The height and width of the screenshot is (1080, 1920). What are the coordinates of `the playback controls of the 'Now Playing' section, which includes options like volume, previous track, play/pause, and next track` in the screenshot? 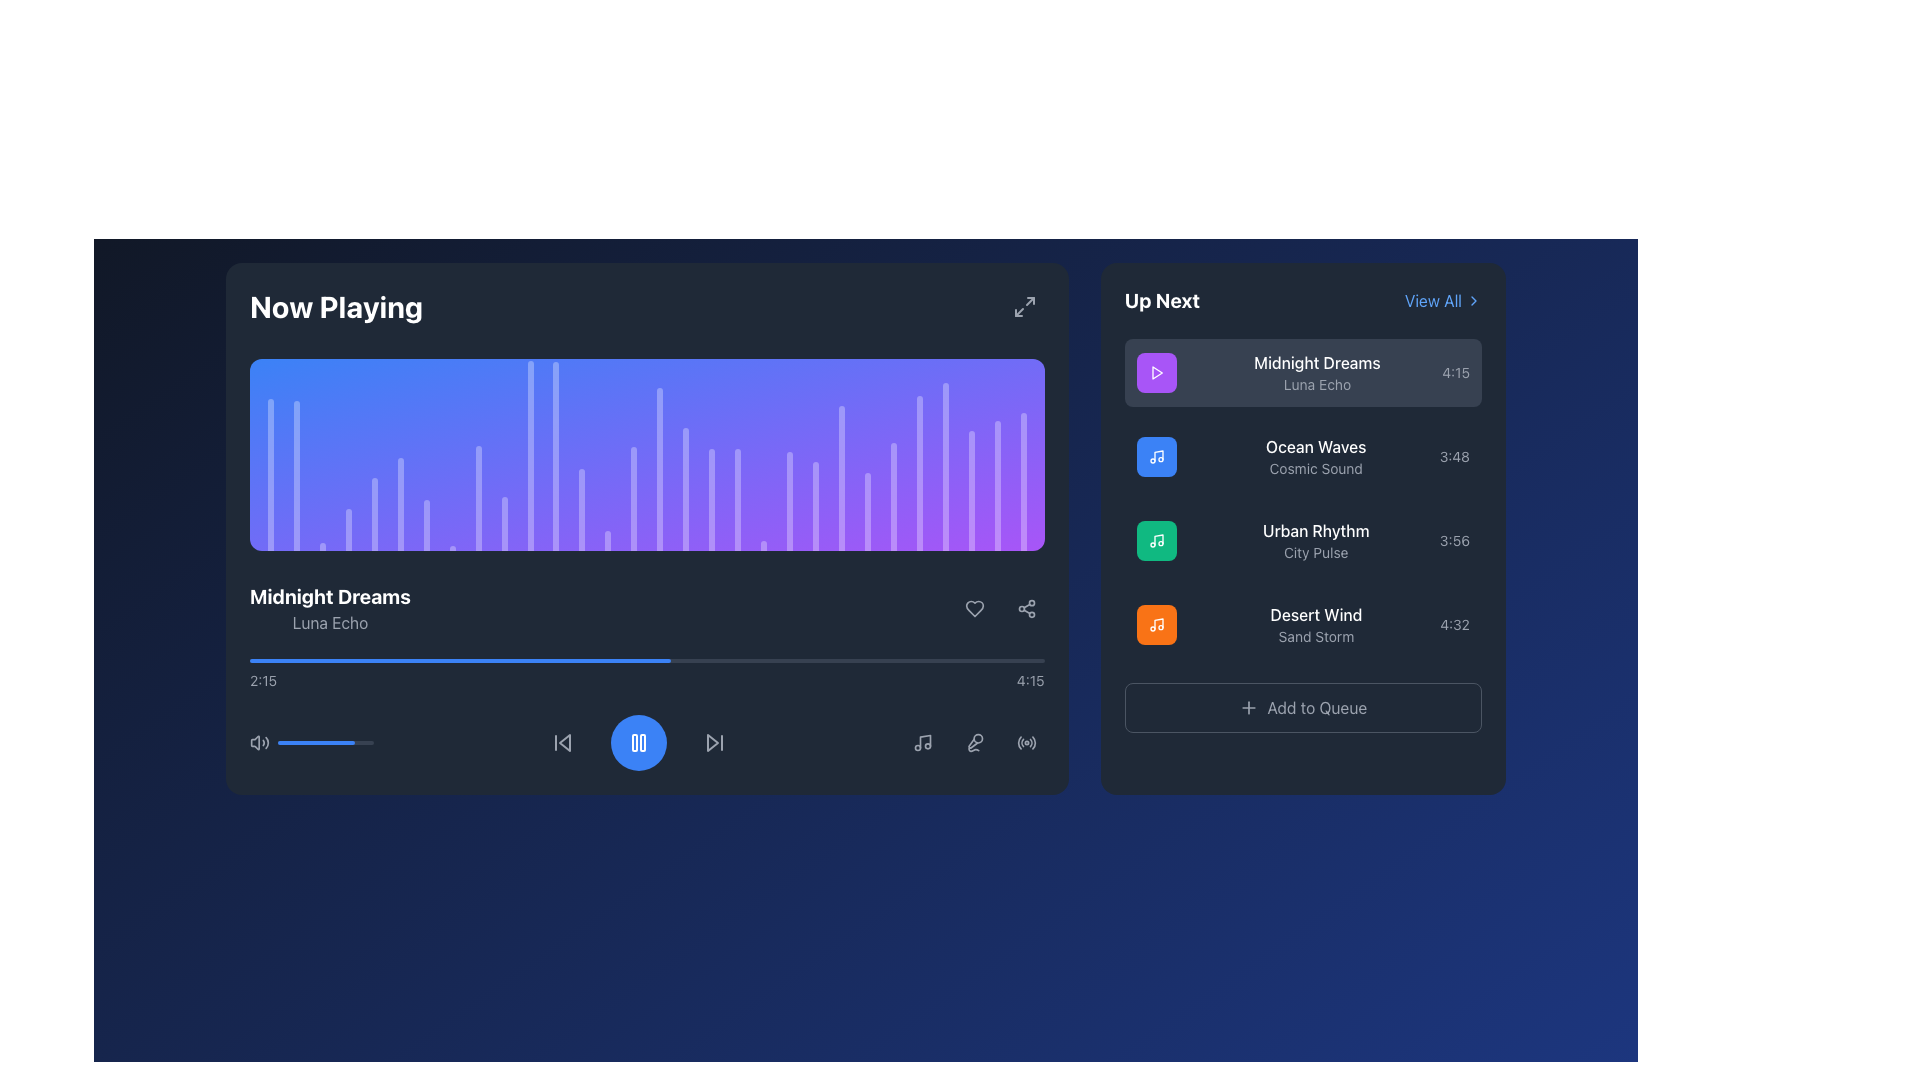 It's located at (647, 676).